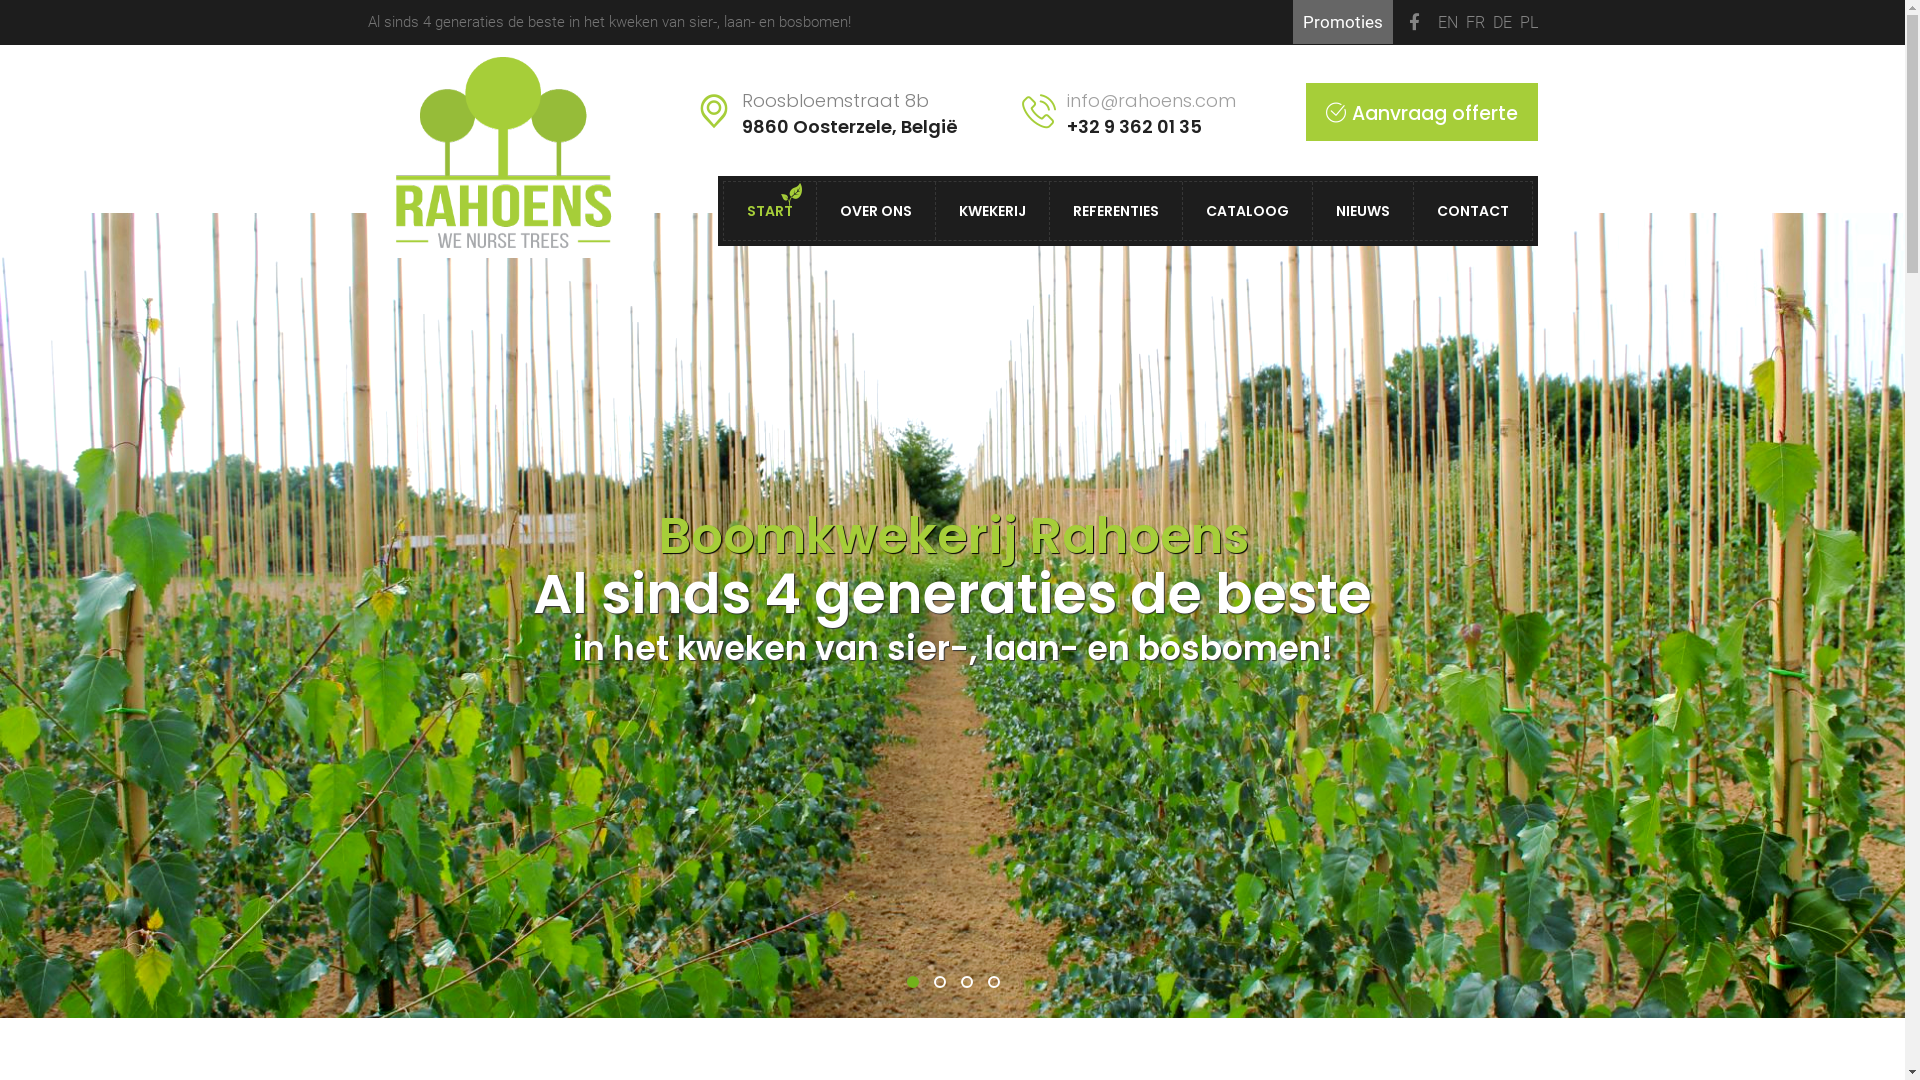 This screenshot has height=1080, width=1920. I want to click on 'FR', so click(1475, 22).